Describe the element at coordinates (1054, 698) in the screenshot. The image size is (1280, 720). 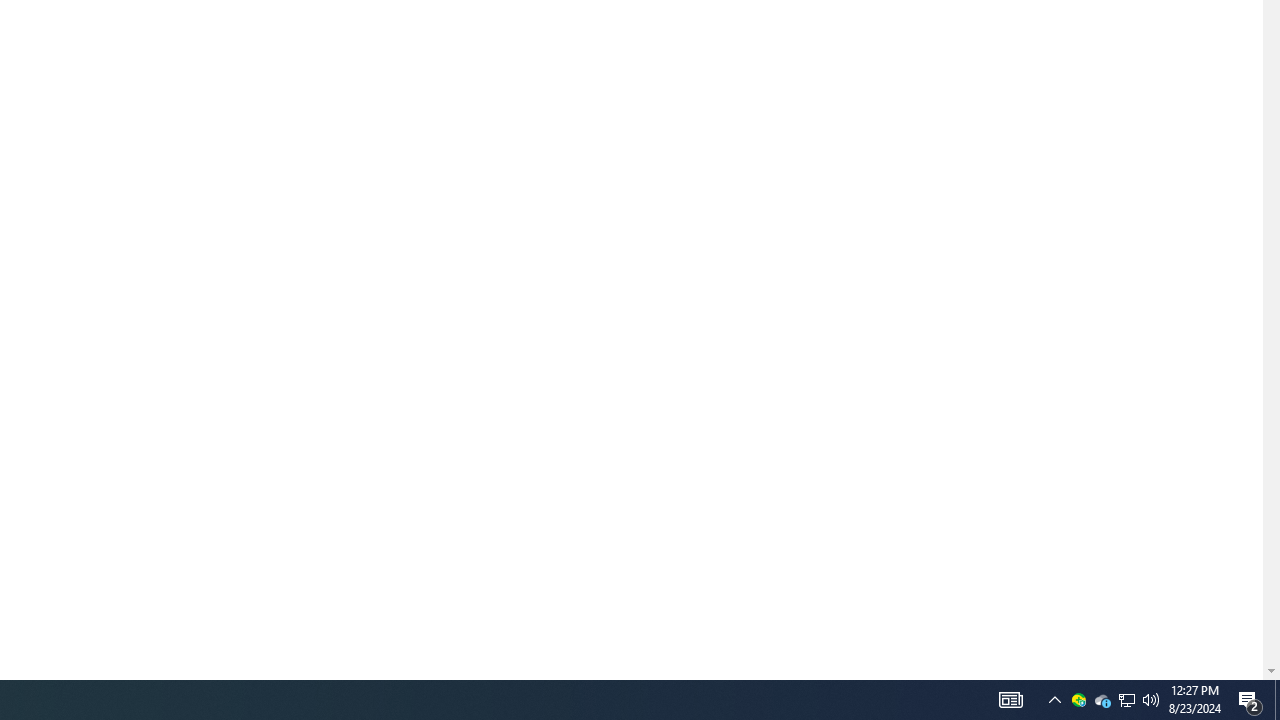
I see `'Notification Chevron'` at that location.